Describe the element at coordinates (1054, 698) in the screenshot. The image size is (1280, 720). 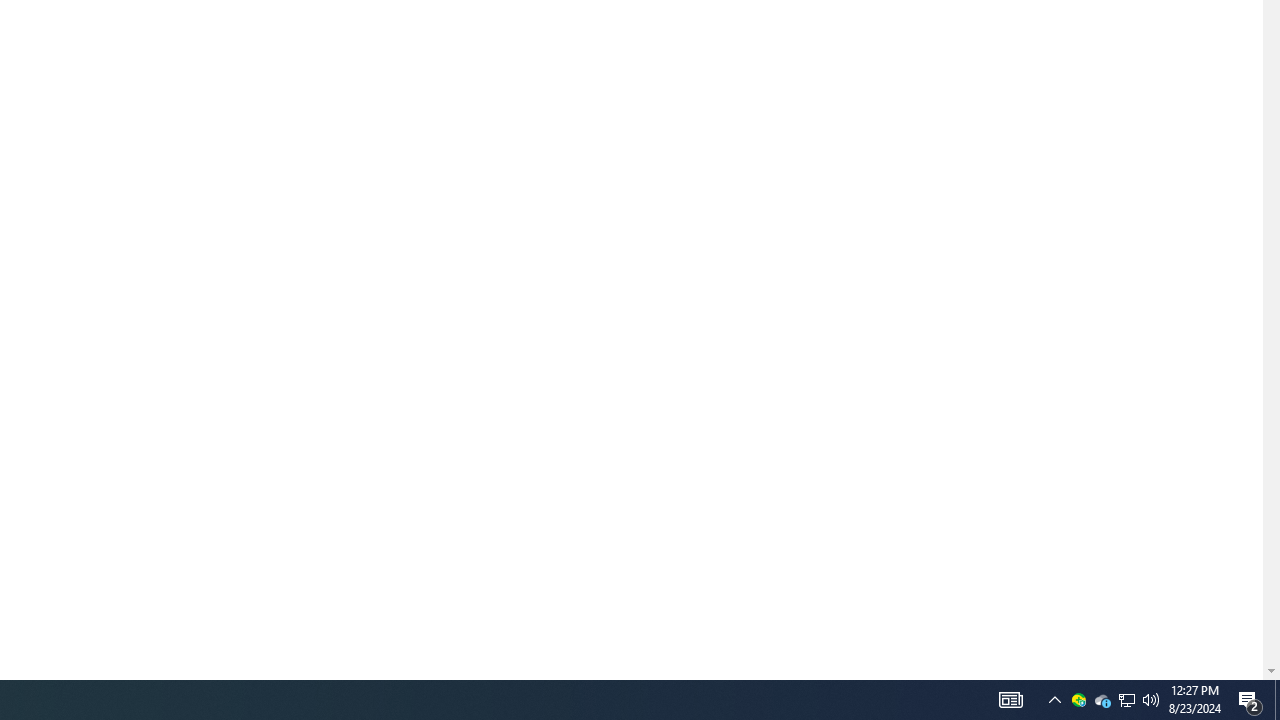
I see `'Notification Chevron'` at that location.